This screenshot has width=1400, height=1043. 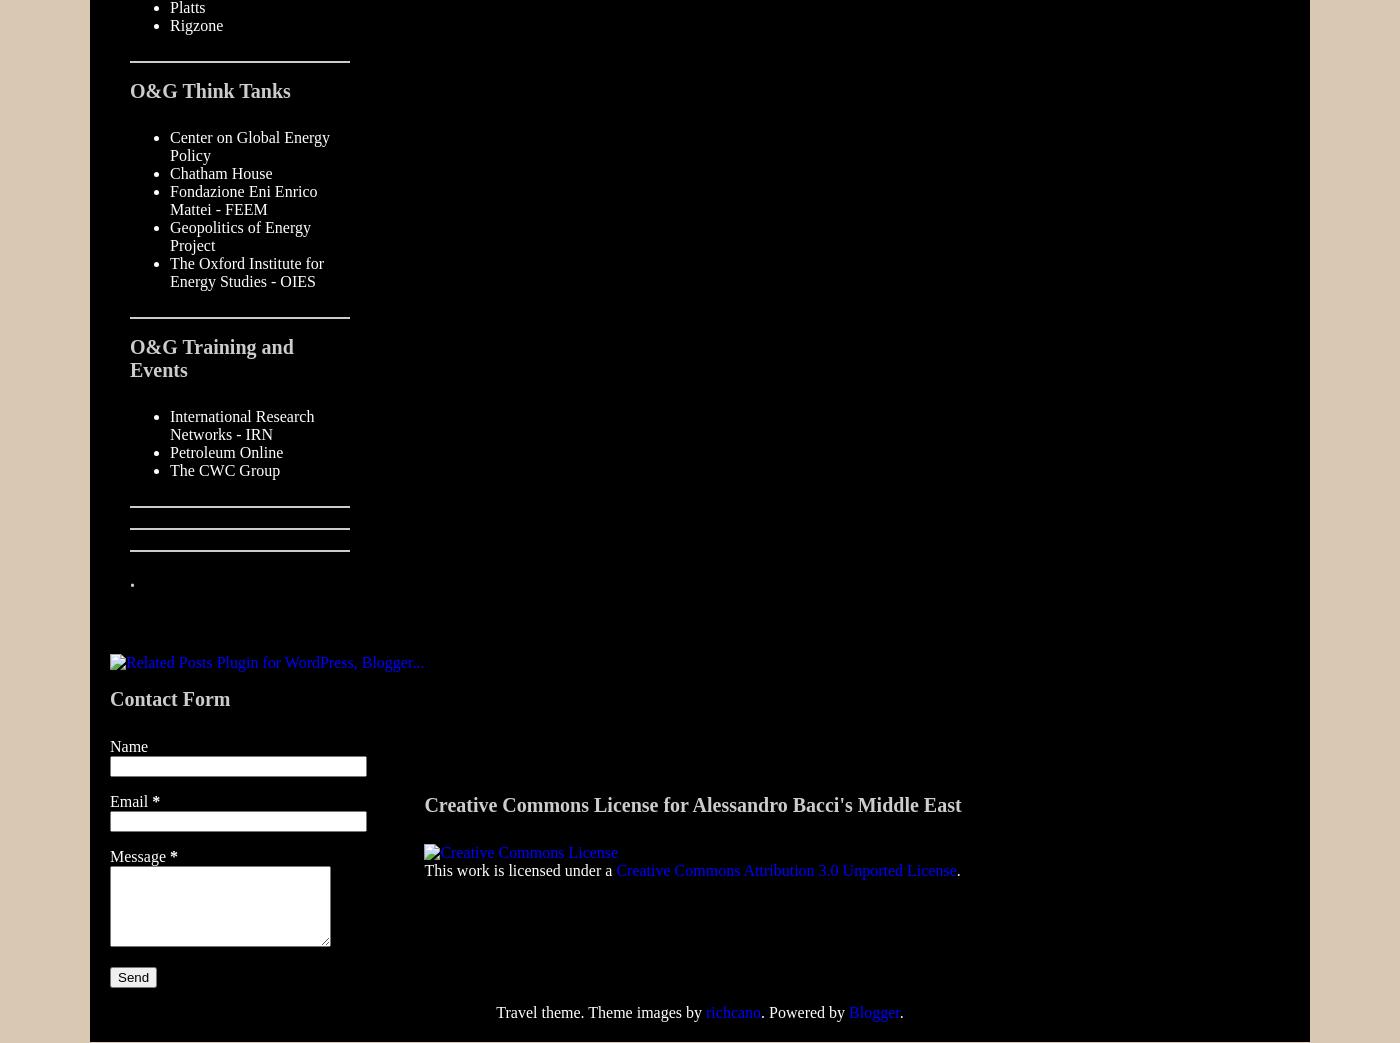 I want to click on 'Name', so click(x=128, y=745).